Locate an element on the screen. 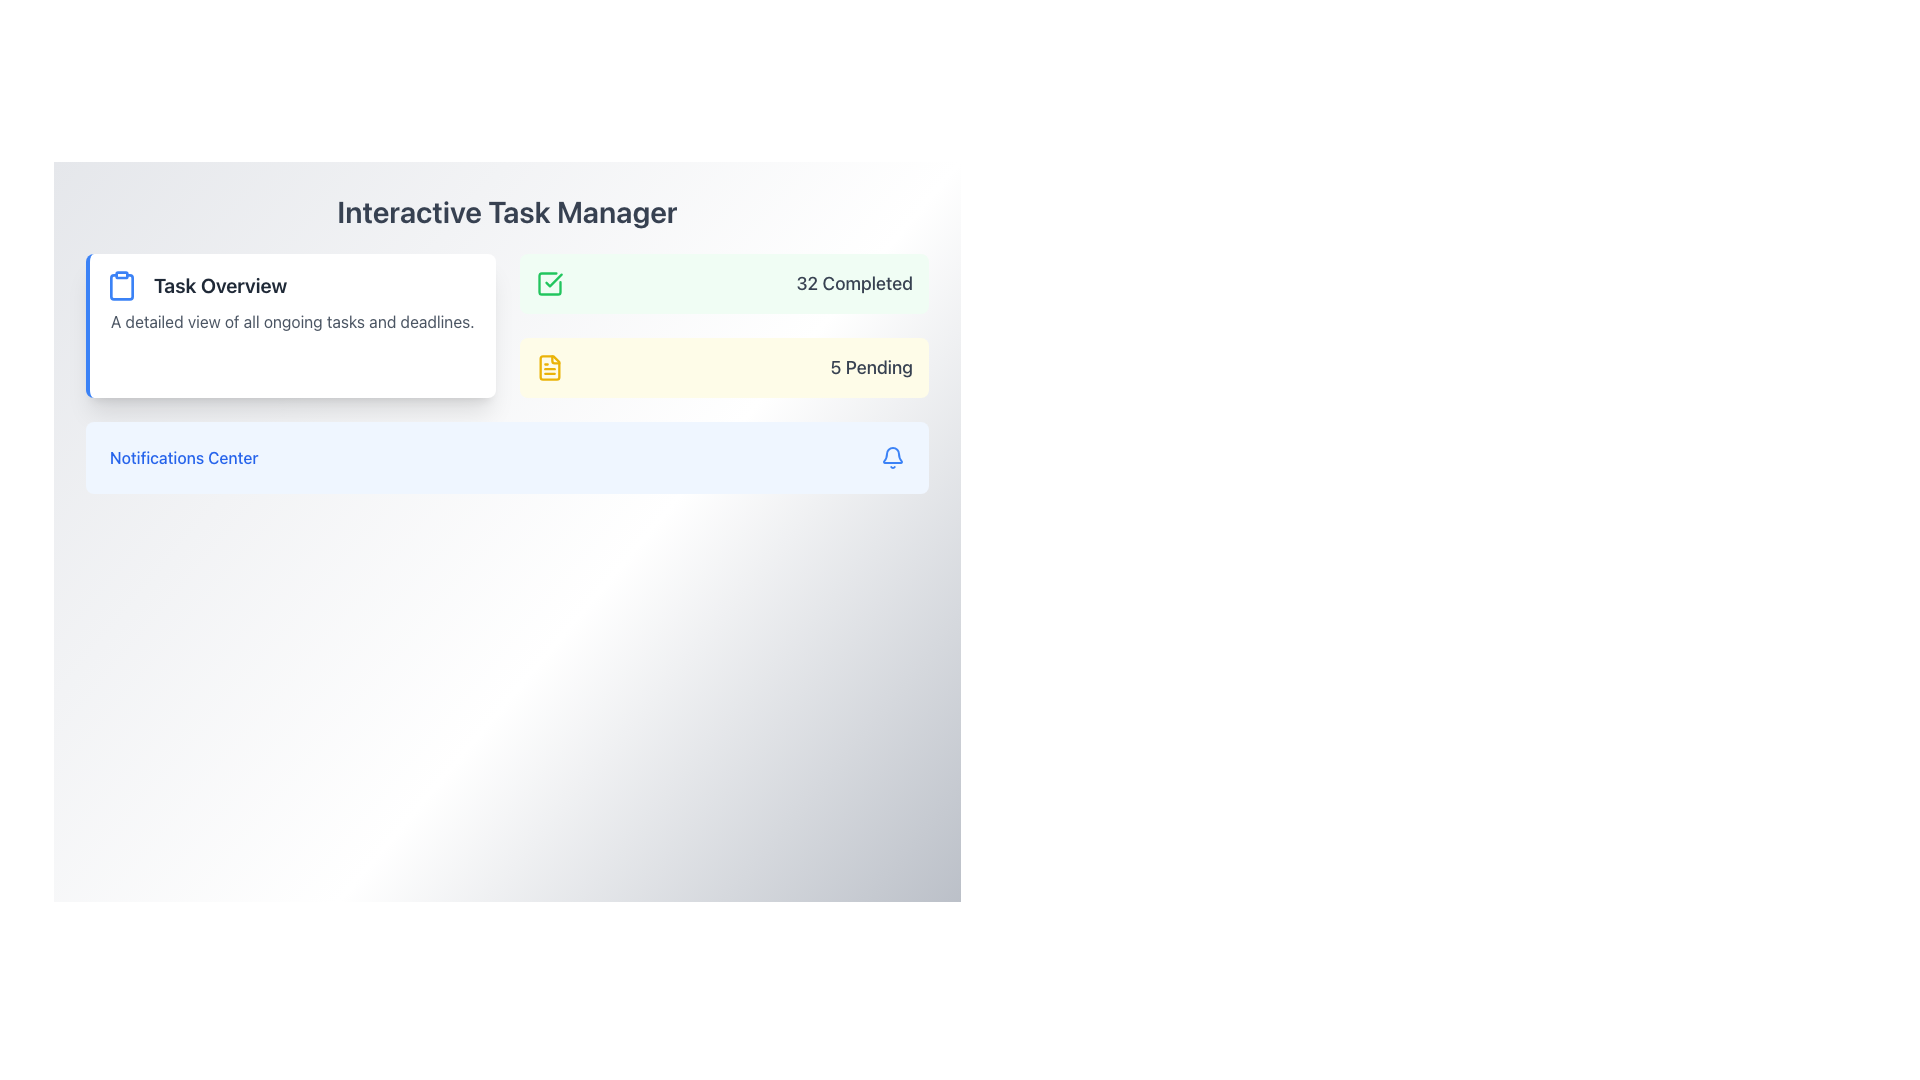 This screenshot has height=1080, width=1920. the text box displaying 'A detailed view of all ongoing tasks and deadlines.' located in the second row of the 'Task Overview' component is located at coordinates (291, 320).